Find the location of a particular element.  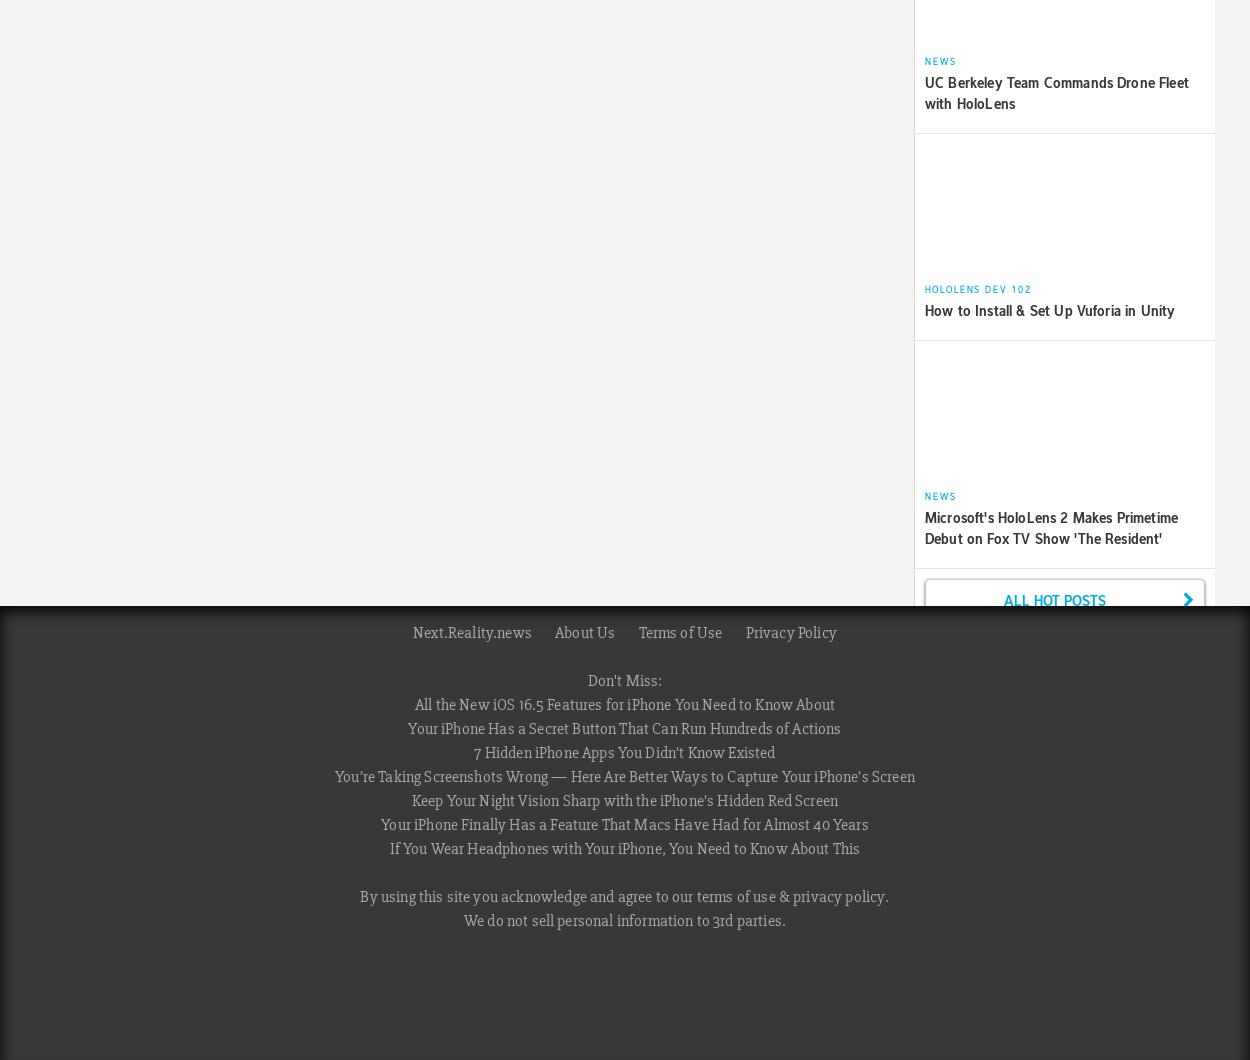

'&' is located at coordinates (784, 896).